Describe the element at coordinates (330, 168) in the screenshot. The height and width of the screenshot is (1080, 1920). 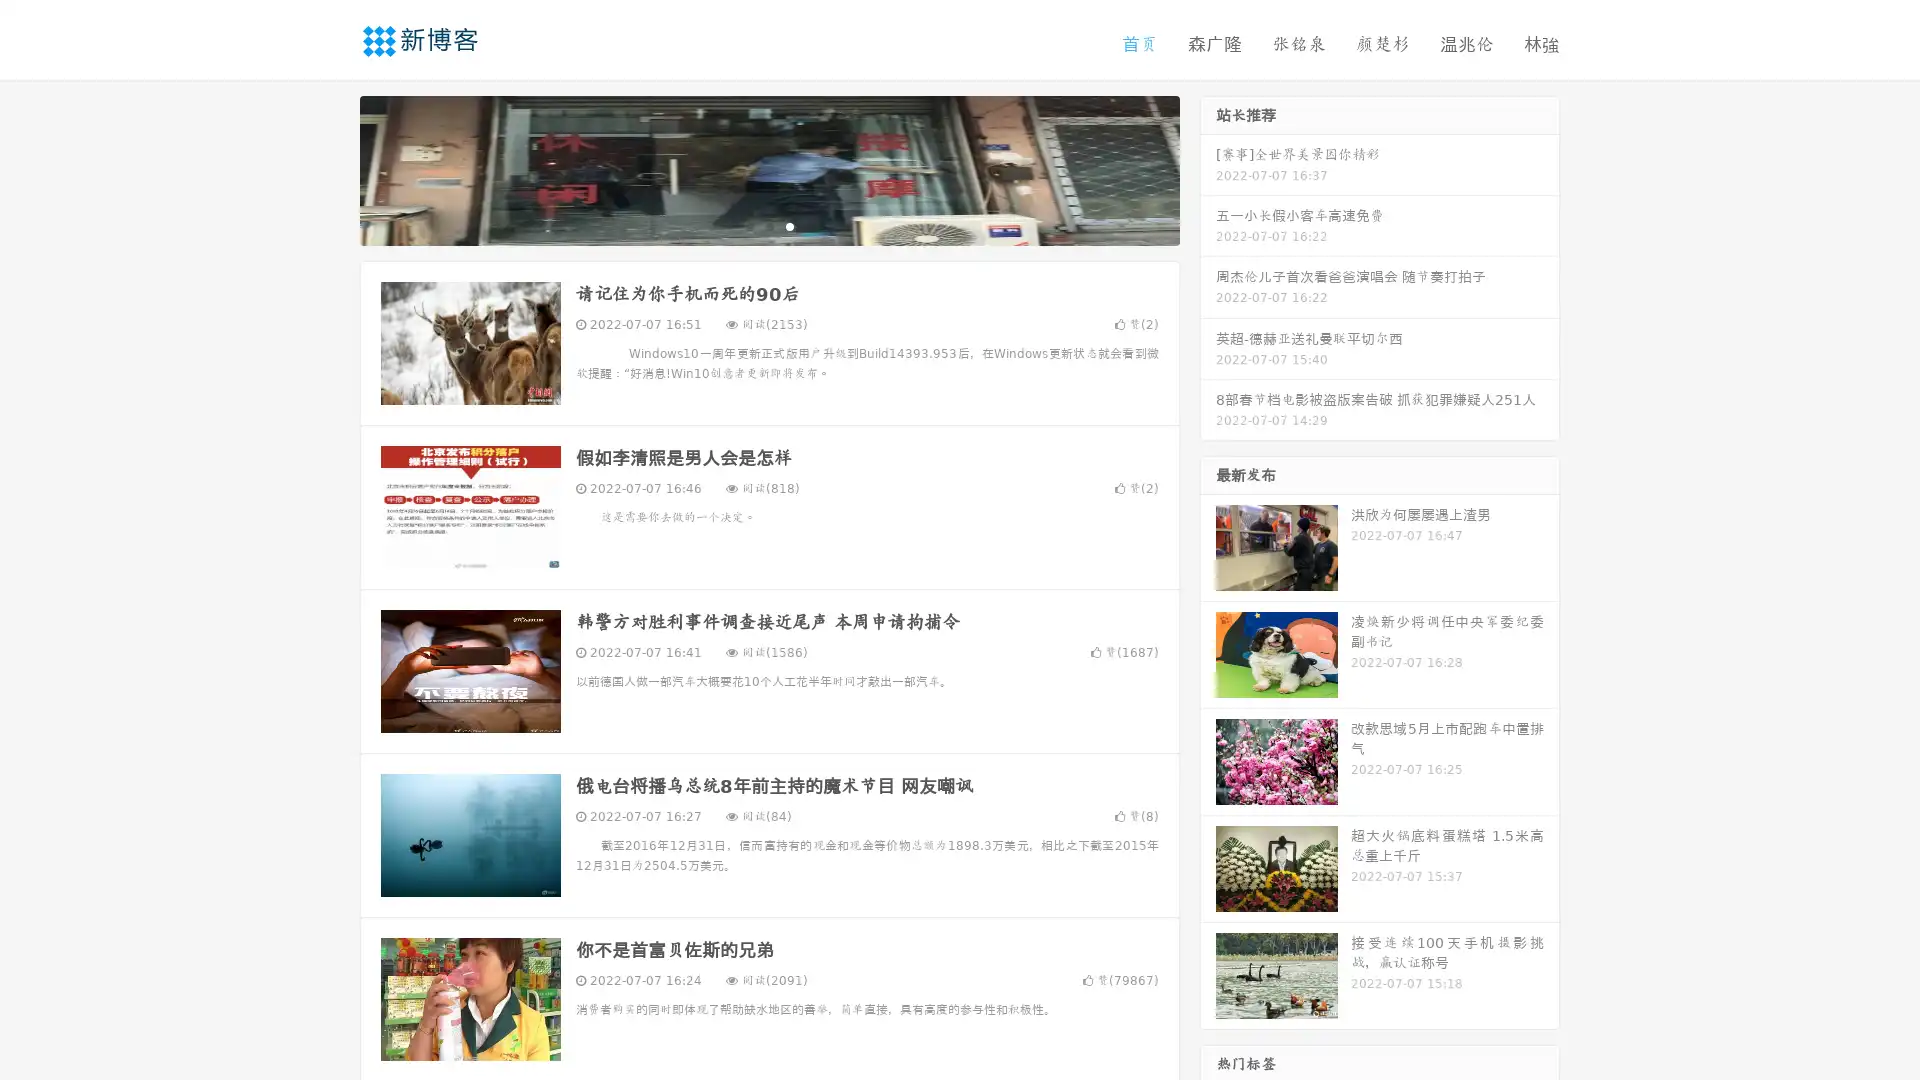
I see `Previous slide` at that location.